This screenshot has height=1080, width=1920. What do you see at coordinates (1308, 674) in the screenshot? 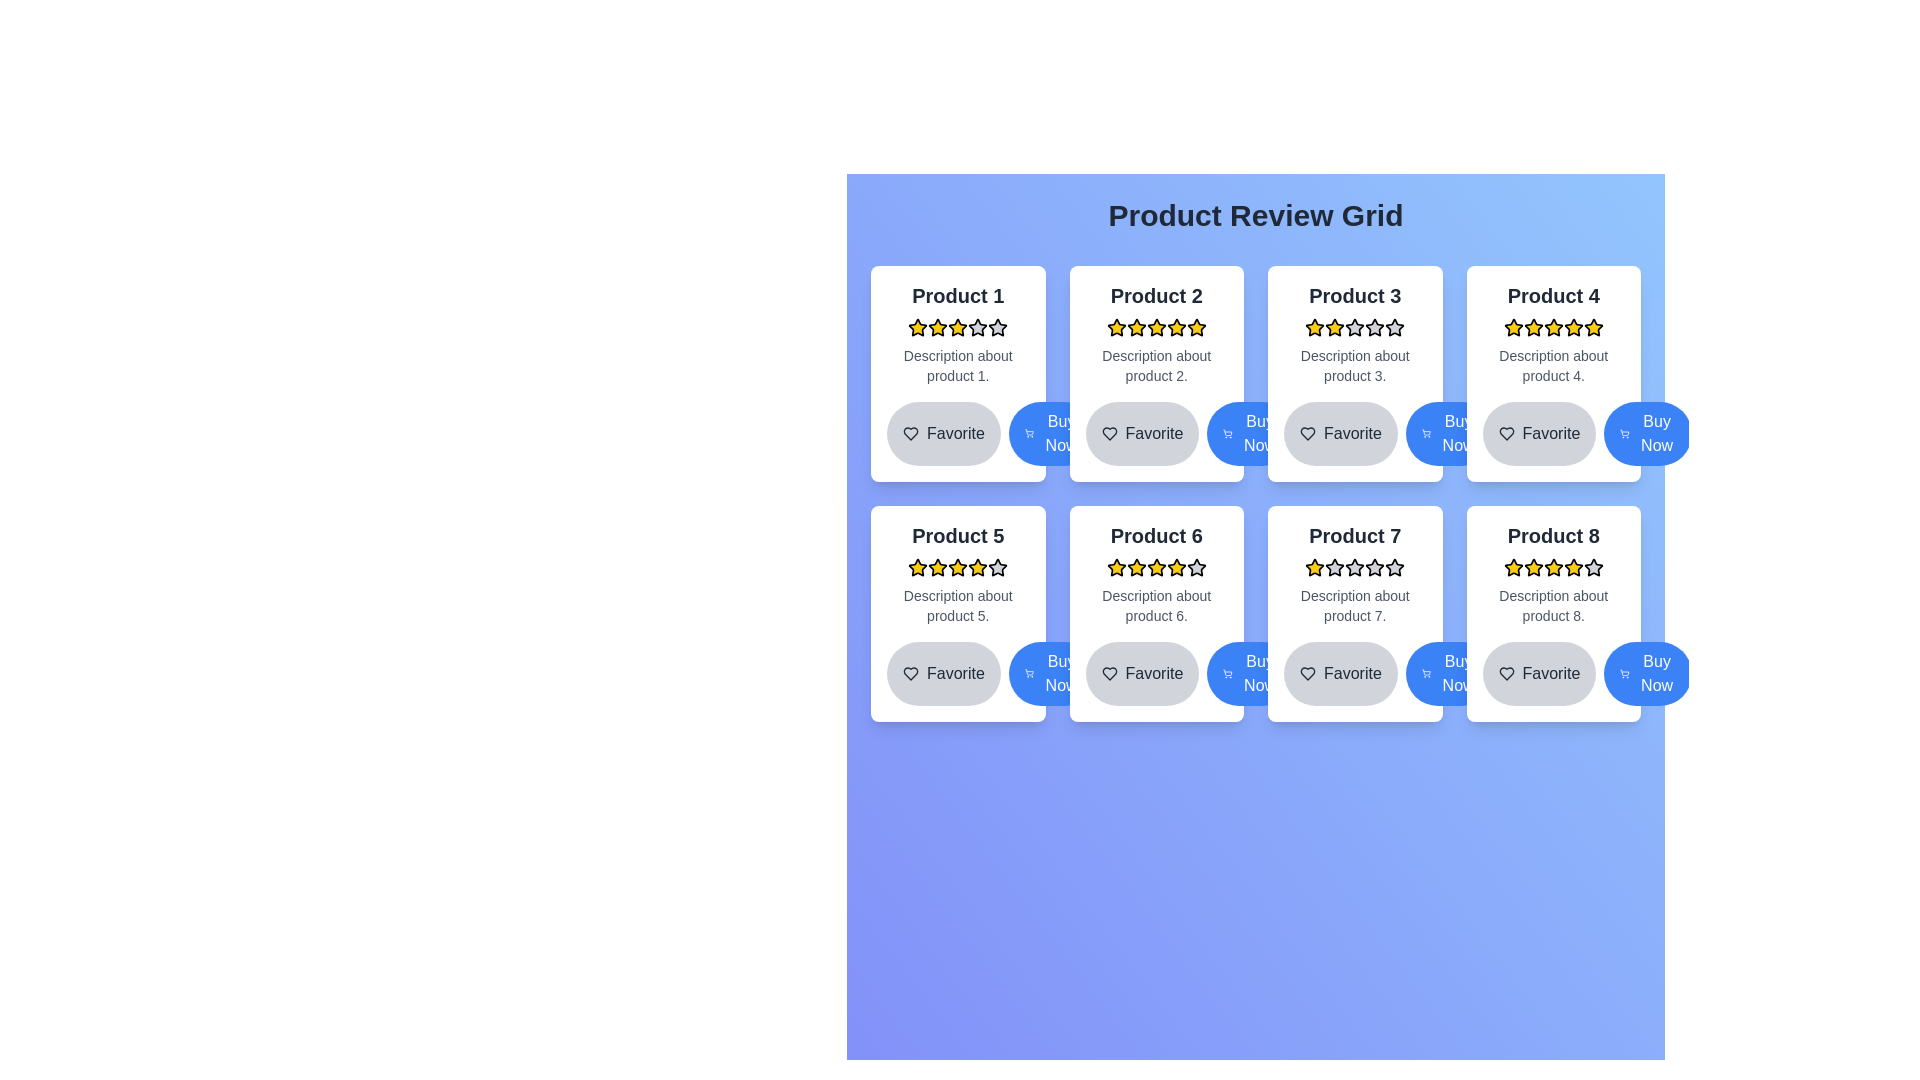
I see `the heart icon within the 'Favorite' button of Product 7 to favorite the product` at bounding box center [1308, 674].